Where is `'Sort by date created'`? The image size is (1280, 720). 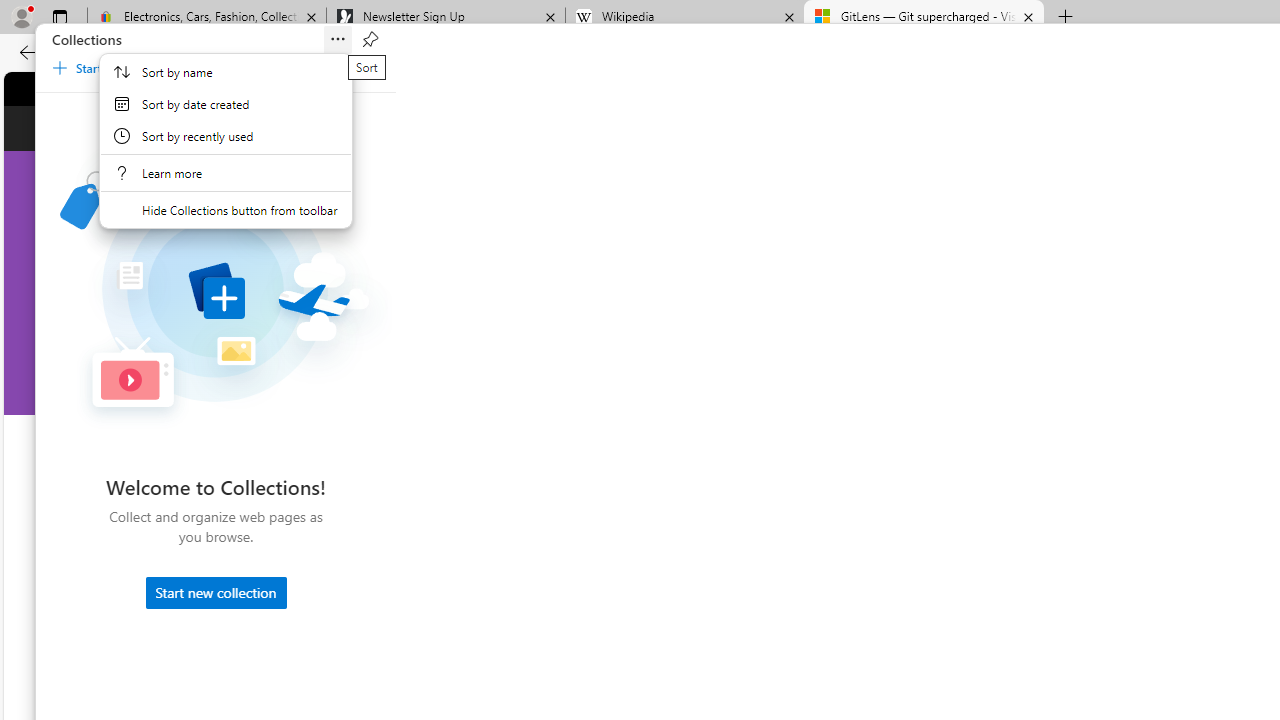 'Sort by date created' is located at coordinates (225, 104).